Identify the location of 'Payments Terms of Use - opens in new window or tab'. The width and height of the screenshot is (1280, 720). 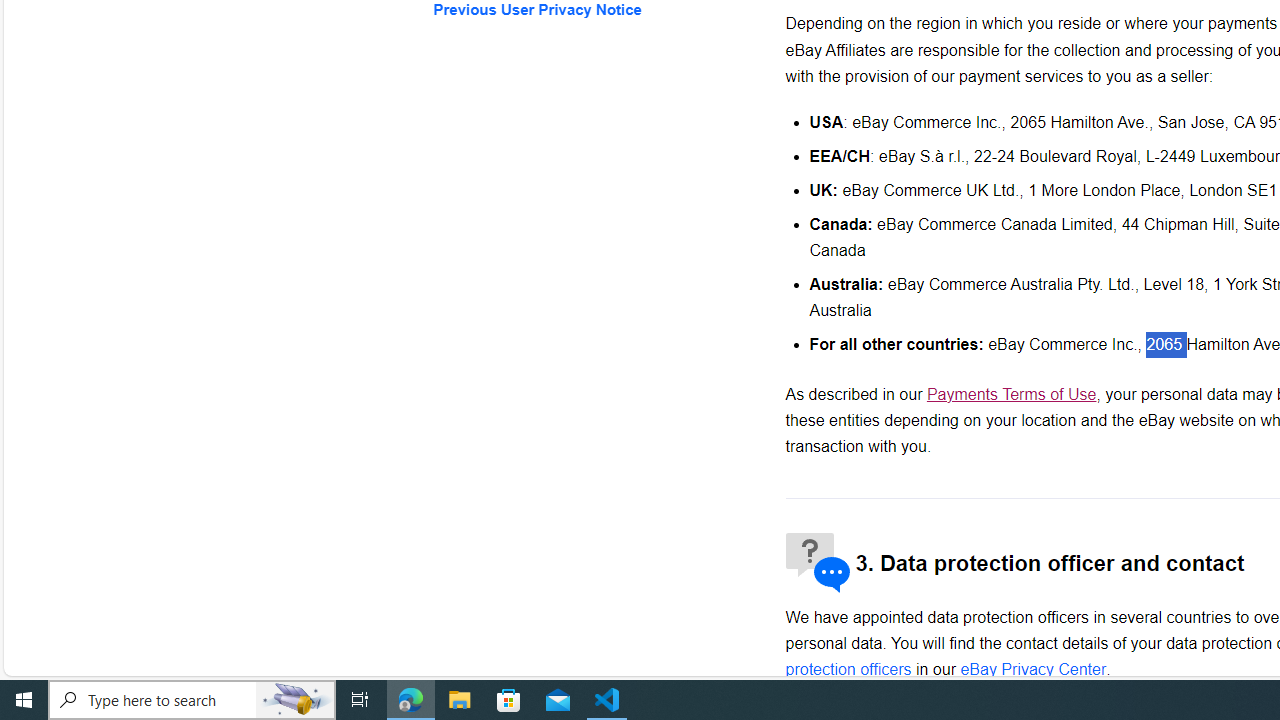
(1011, 394).